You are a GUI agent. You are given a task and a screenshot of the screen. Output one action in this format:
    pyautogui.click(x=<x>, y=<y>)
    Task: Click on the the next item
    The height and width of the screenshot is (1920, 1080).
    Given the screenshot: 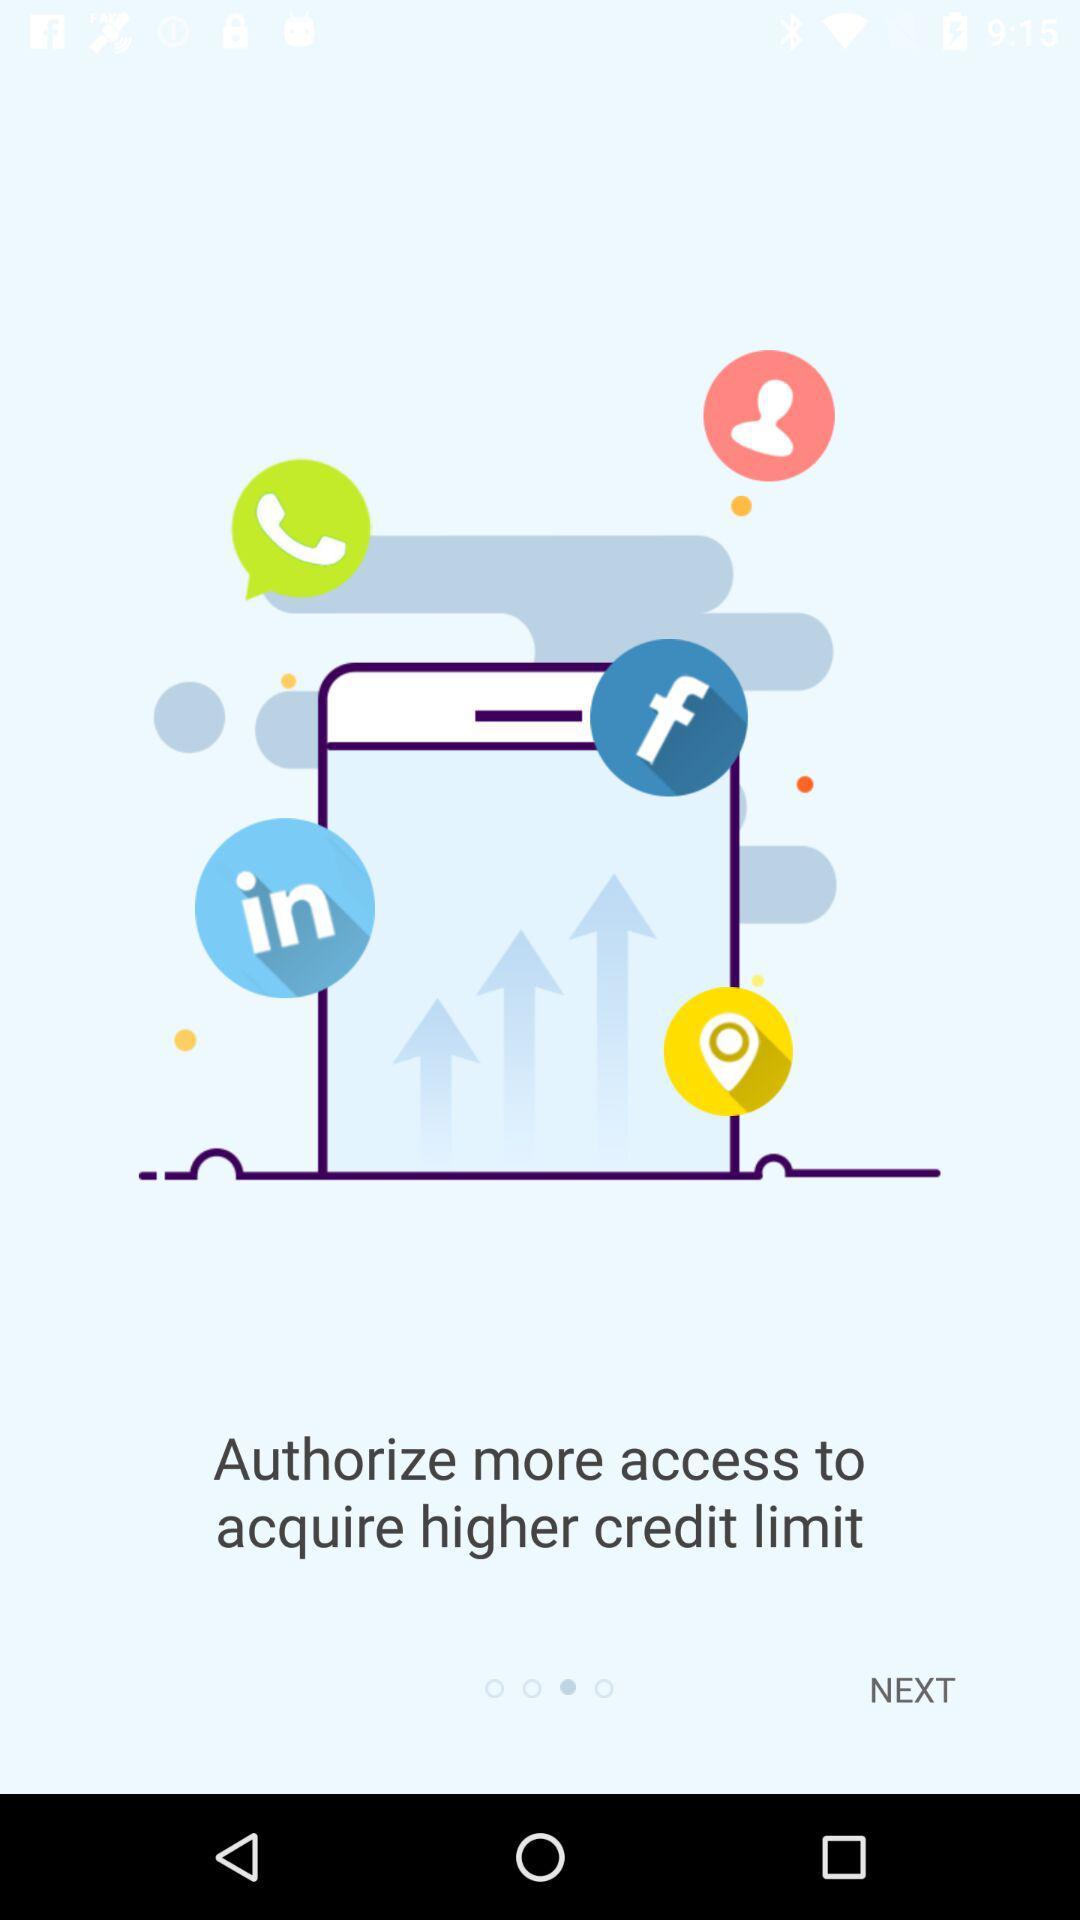 What is the action you would take?
    pyautogui.click(x=911, y=1688)
    